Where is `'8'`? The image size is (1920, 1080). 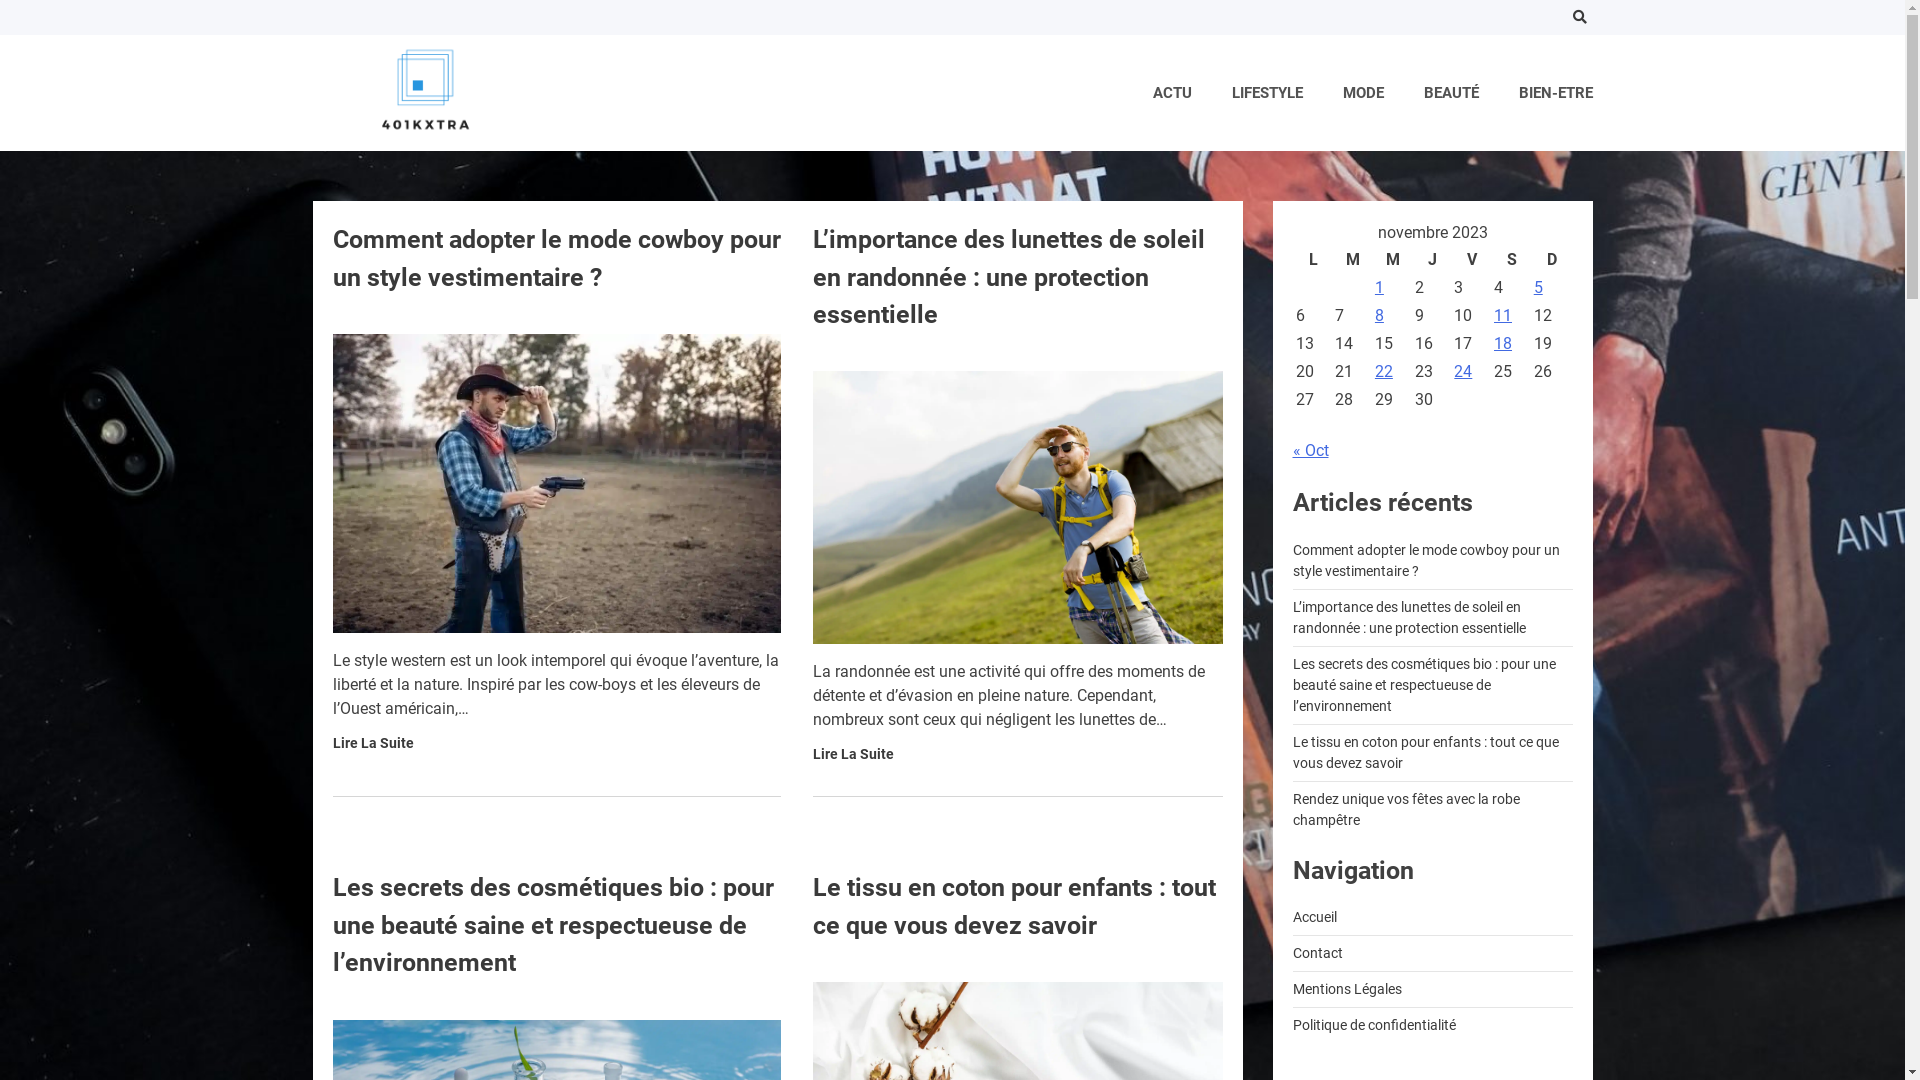
'8' is located at coordinates (1378, 315).